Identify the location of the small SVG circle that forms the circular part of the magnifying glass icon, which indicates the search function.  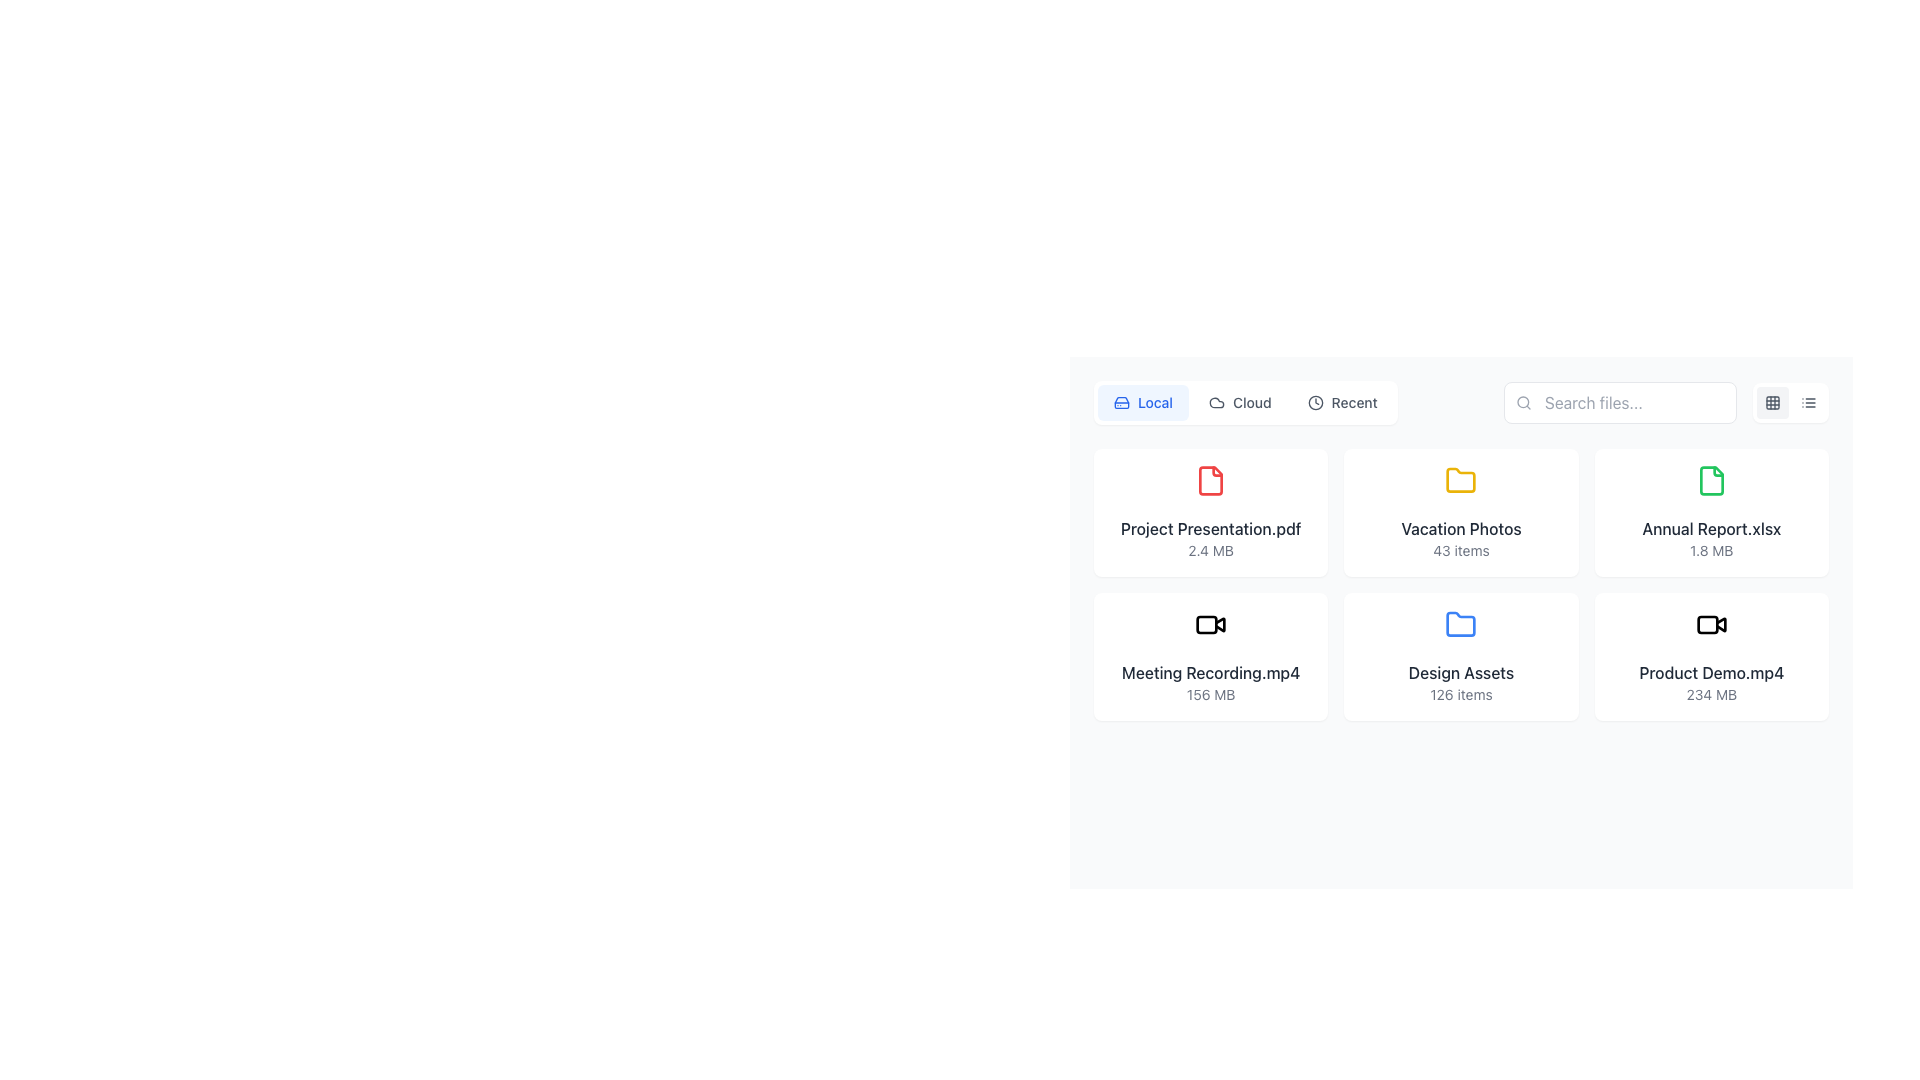
(1522, 402).